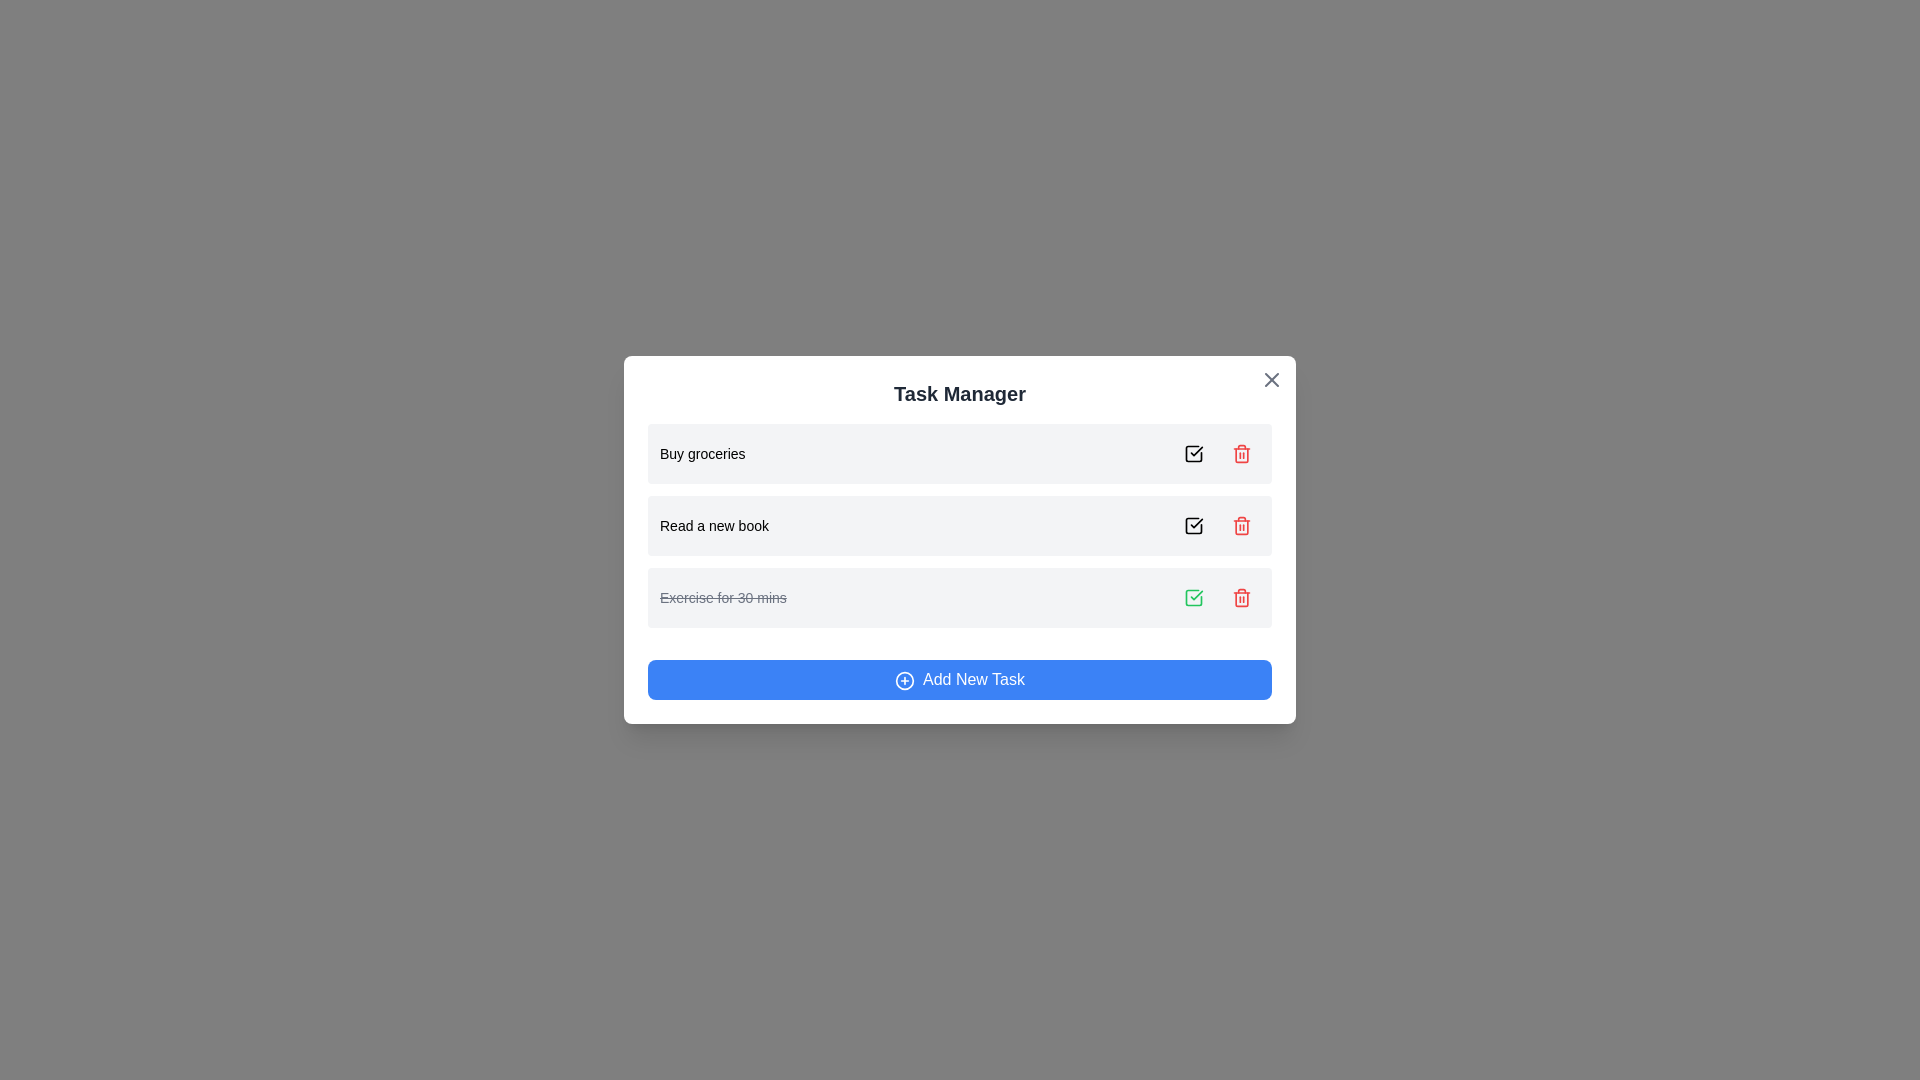 Image resolution: width=1920 pixels, height=1080 pixels. What do you see at coordinates (1194, 454) in the screenshot?
I see `the Checkbox icon with a checkmark, which is located on the right side of the first task row labeled 'Buy groceries' in the task list` at bounding box center [1194, 454].